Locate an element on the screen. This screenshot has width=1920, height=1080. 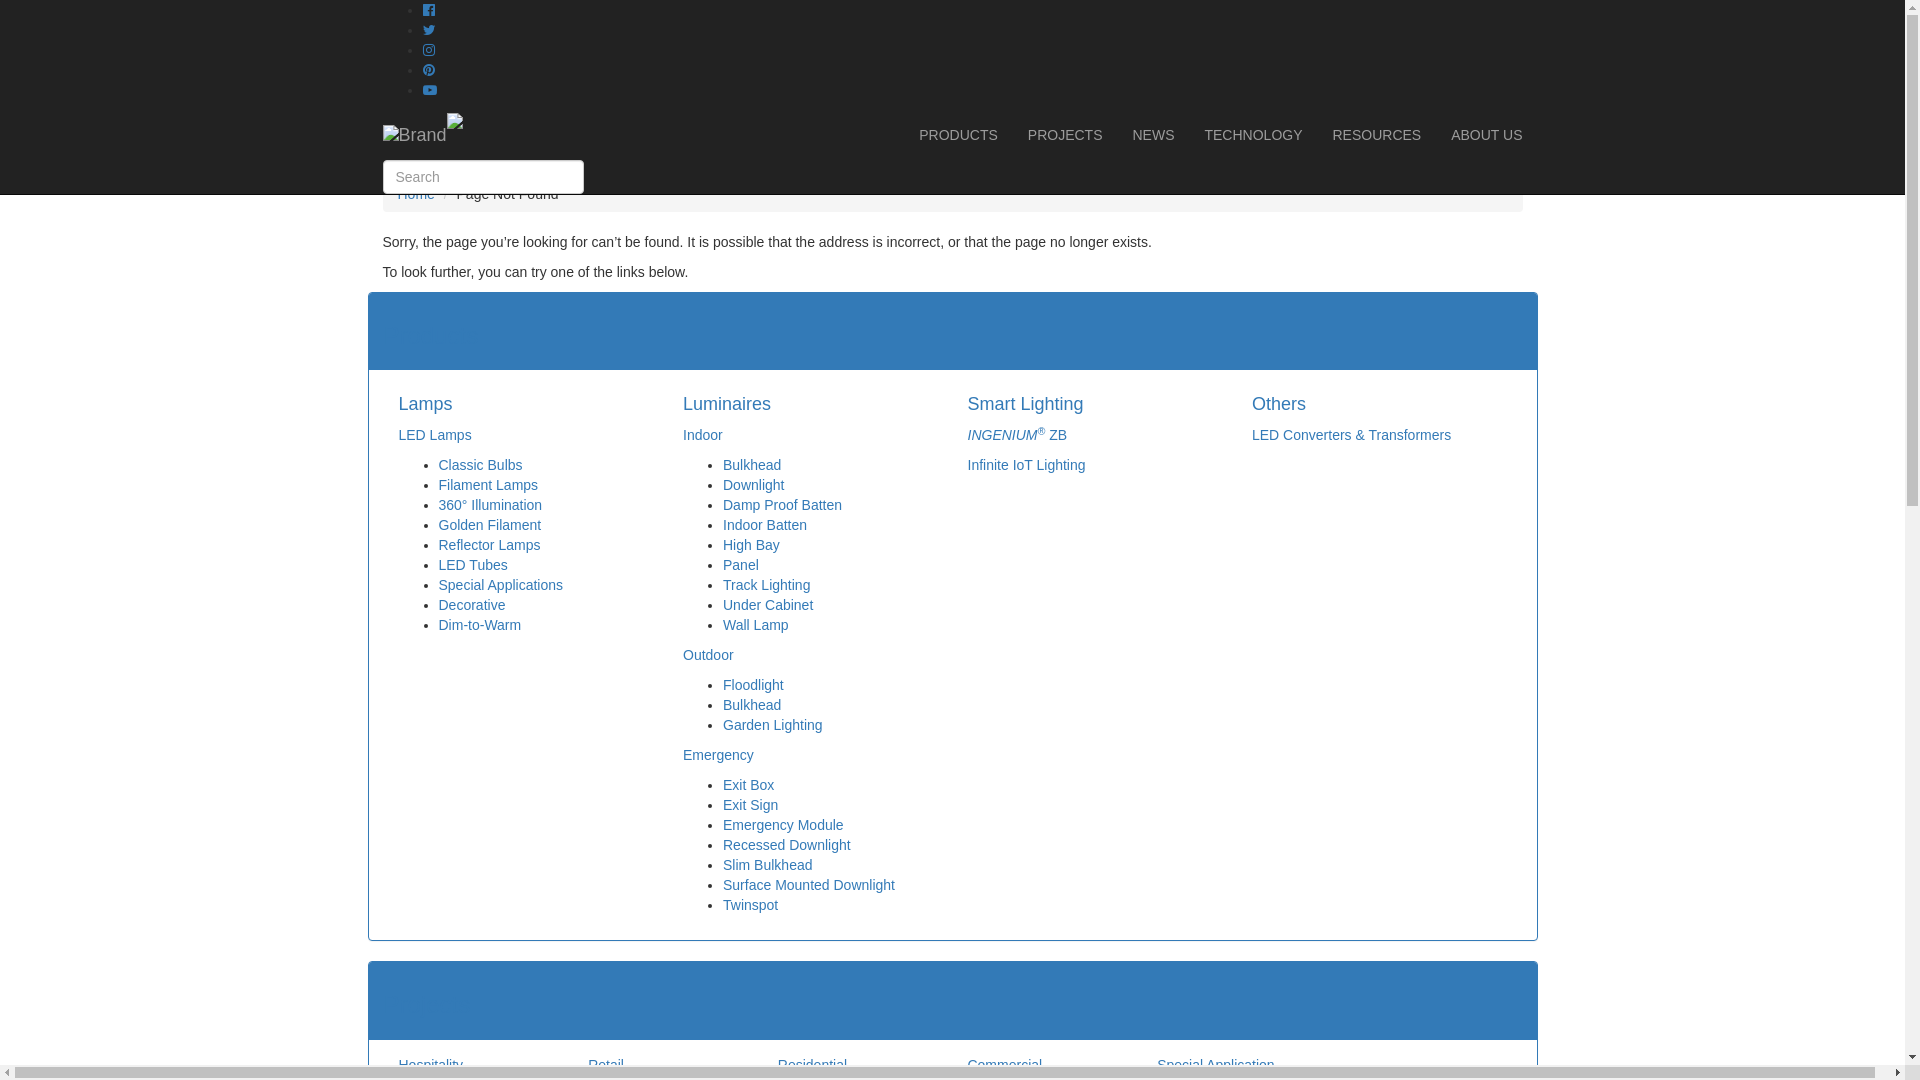
'Classic Bulbs' is located at coordinates (436, 465).